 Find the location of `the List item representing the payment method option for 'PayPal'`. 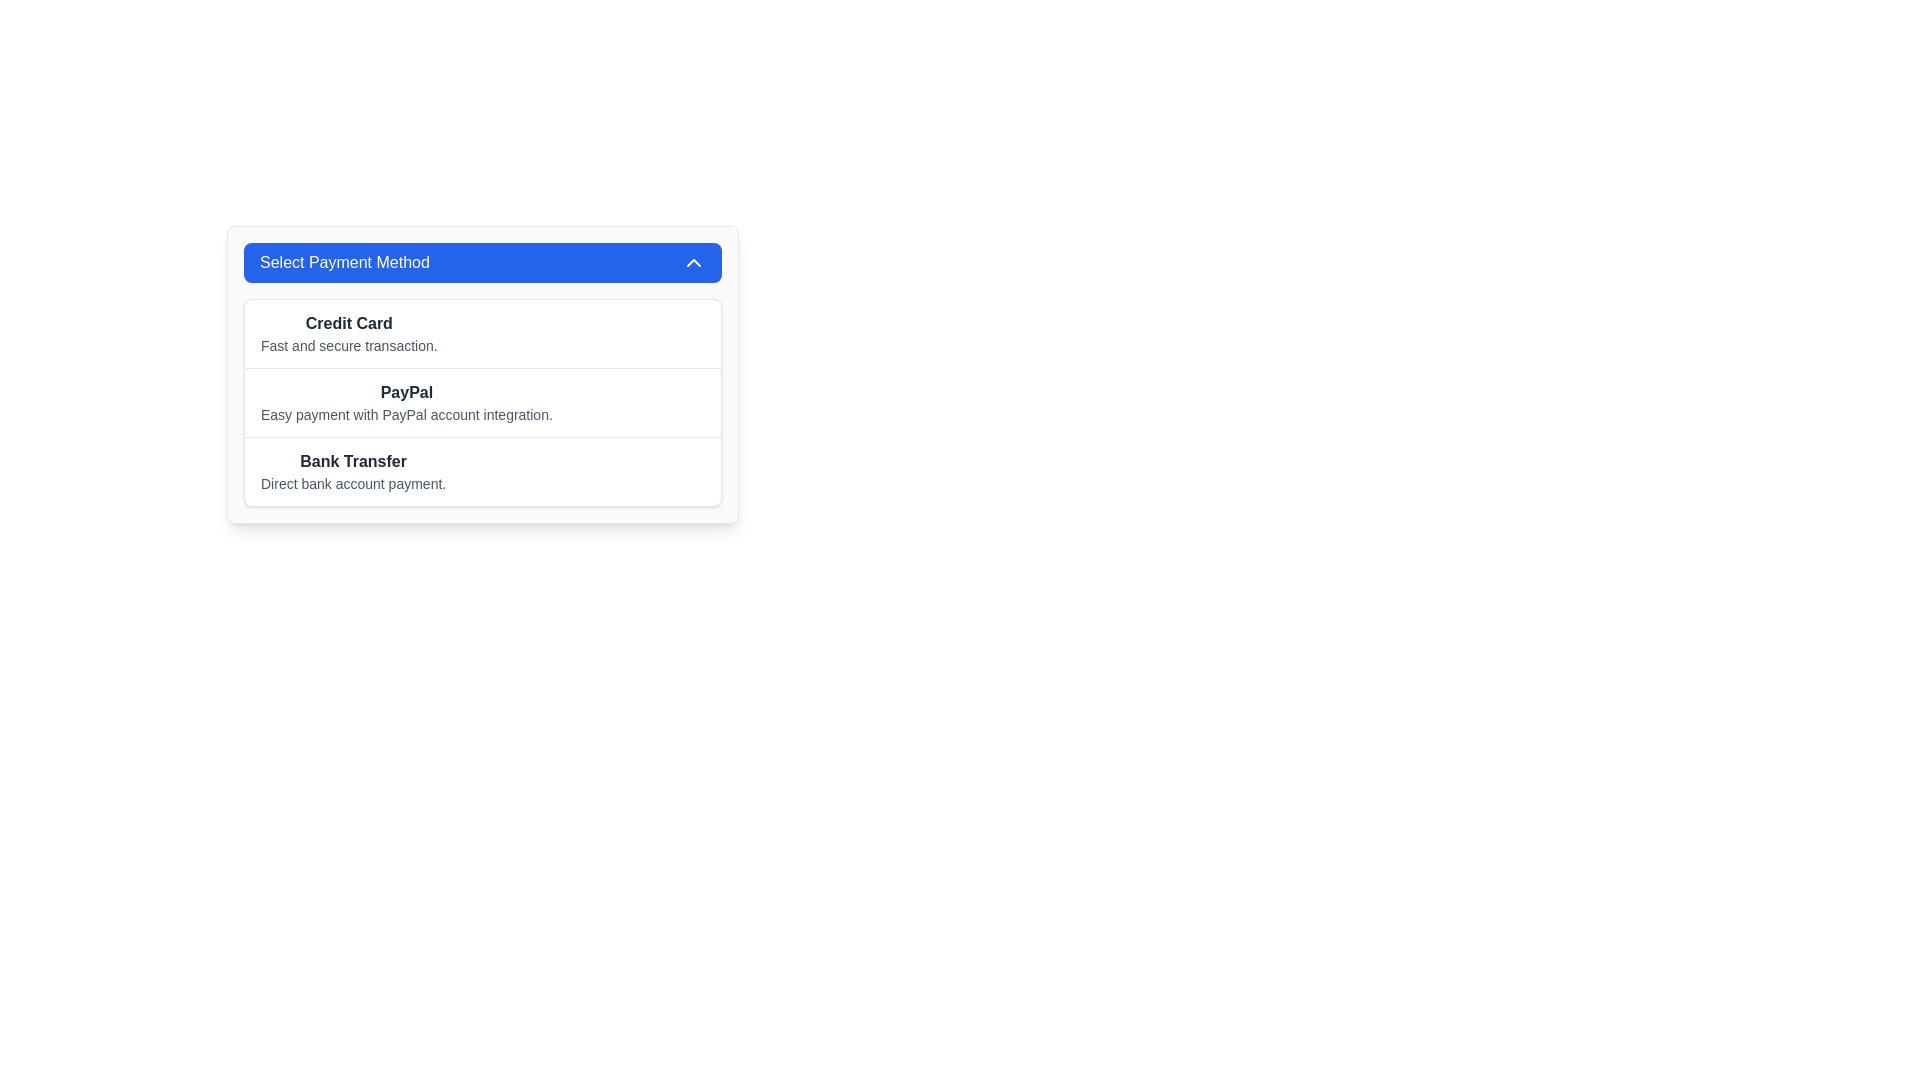

the List item representing the payment method option for 'PayPal' is located at coordinates (405, 402).